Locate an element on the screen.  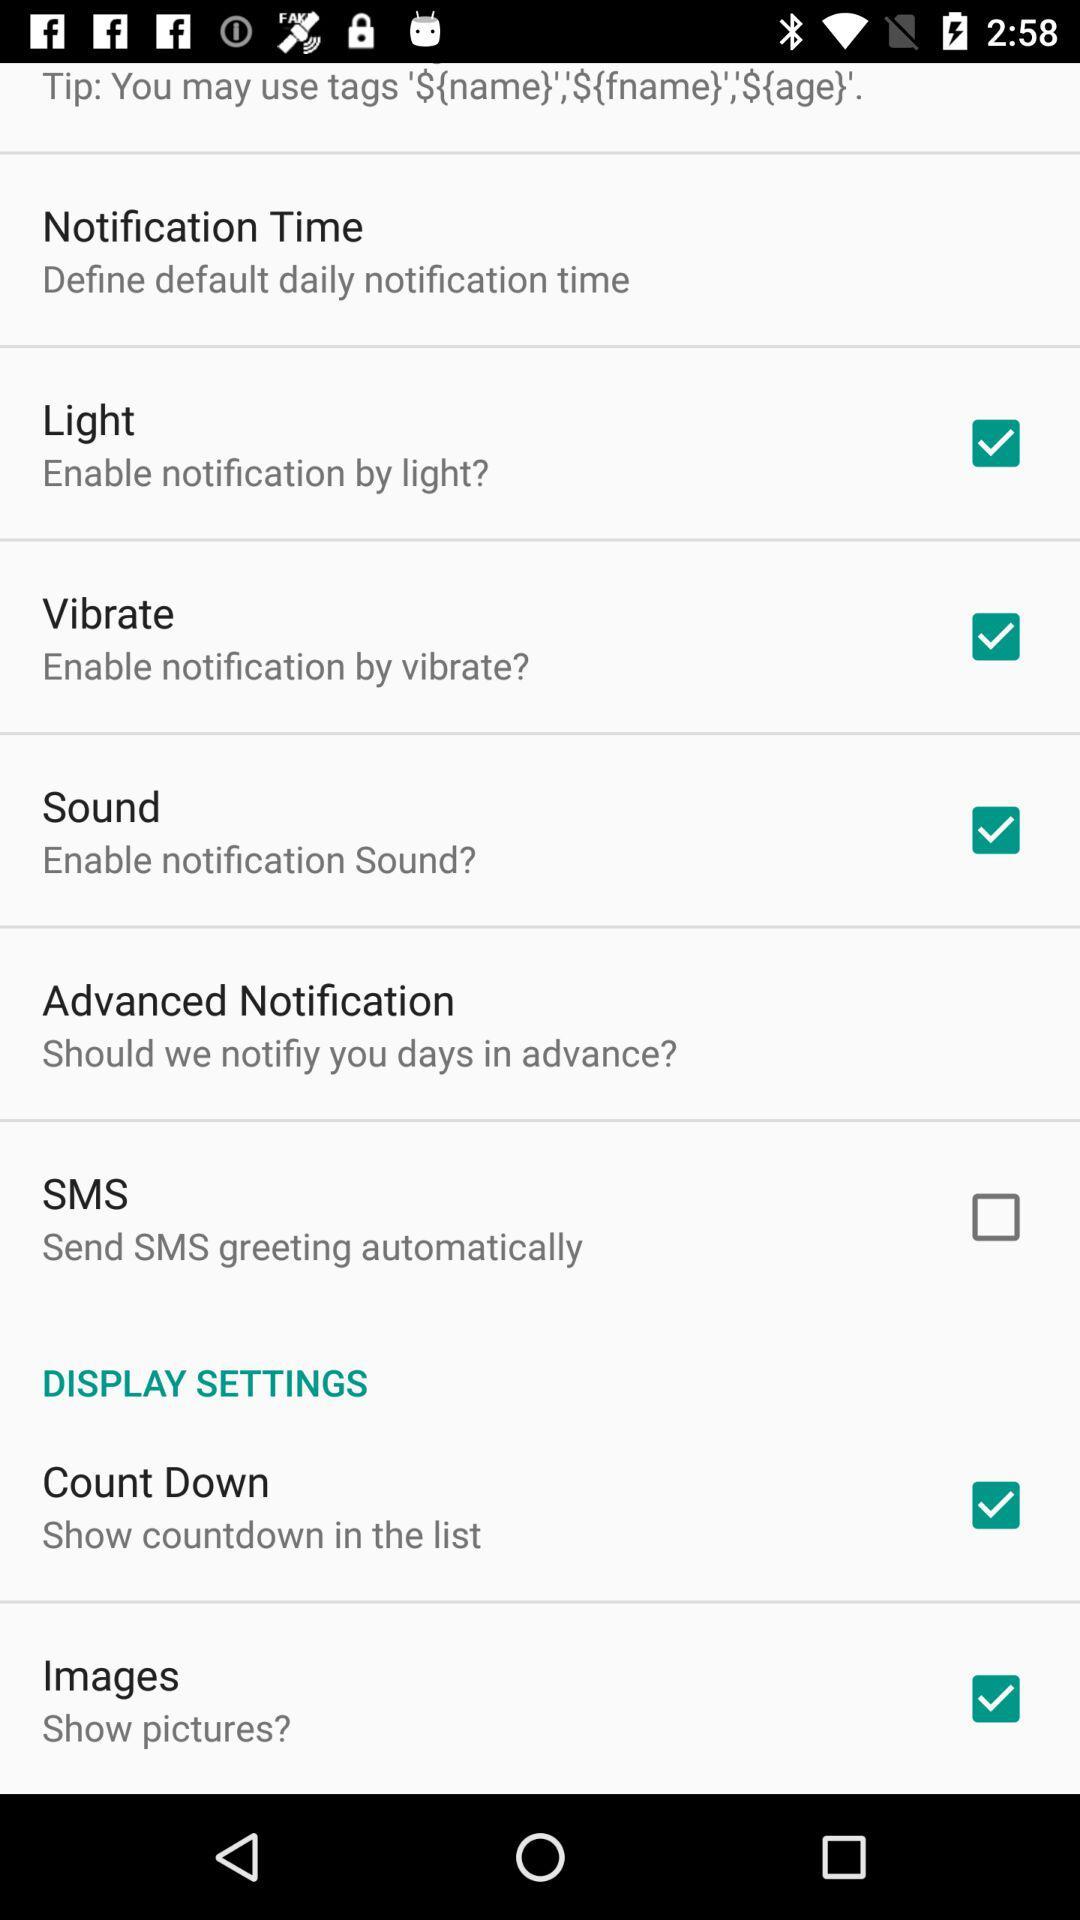
icon below the images app is located at coordinates (165, 1726).